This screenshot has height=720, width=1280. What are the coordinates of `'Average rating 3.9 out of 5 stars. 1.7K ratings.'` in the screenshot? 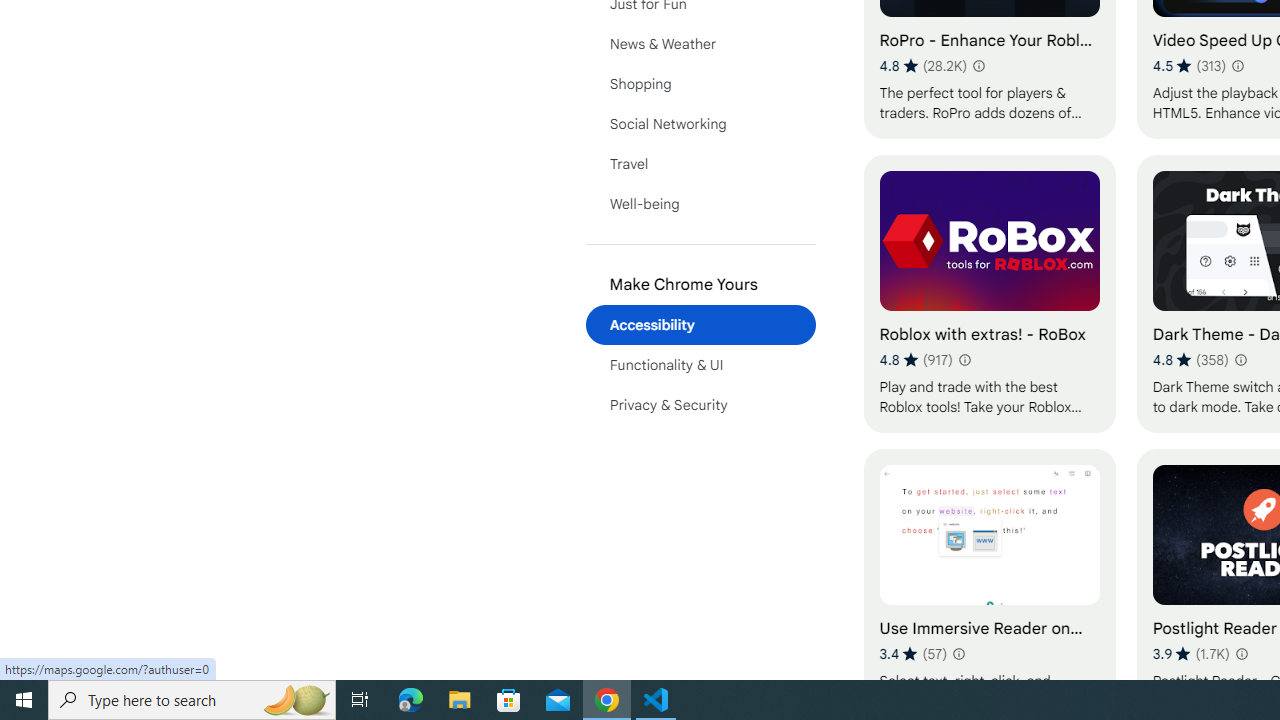 It's located at (1191, 653).